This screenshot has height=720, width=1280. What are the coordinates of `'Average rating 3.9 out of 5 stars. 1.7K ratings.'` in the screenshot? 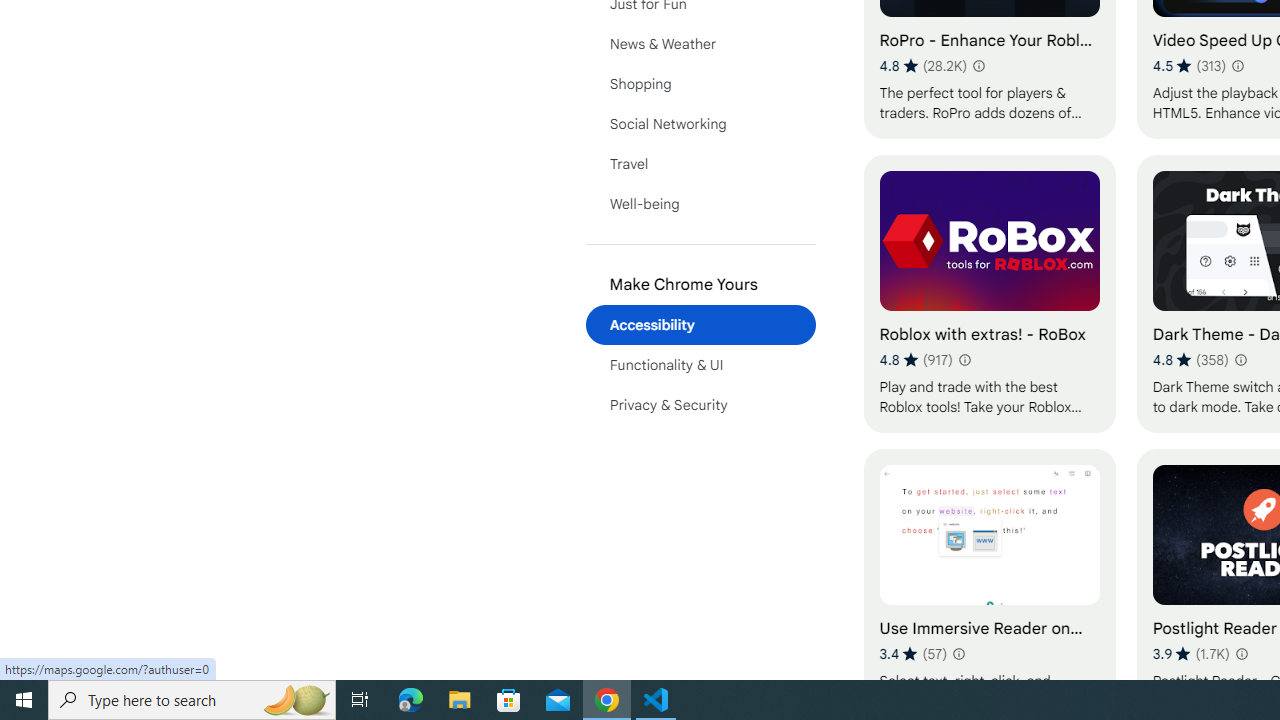 It's located at (1191, 653).